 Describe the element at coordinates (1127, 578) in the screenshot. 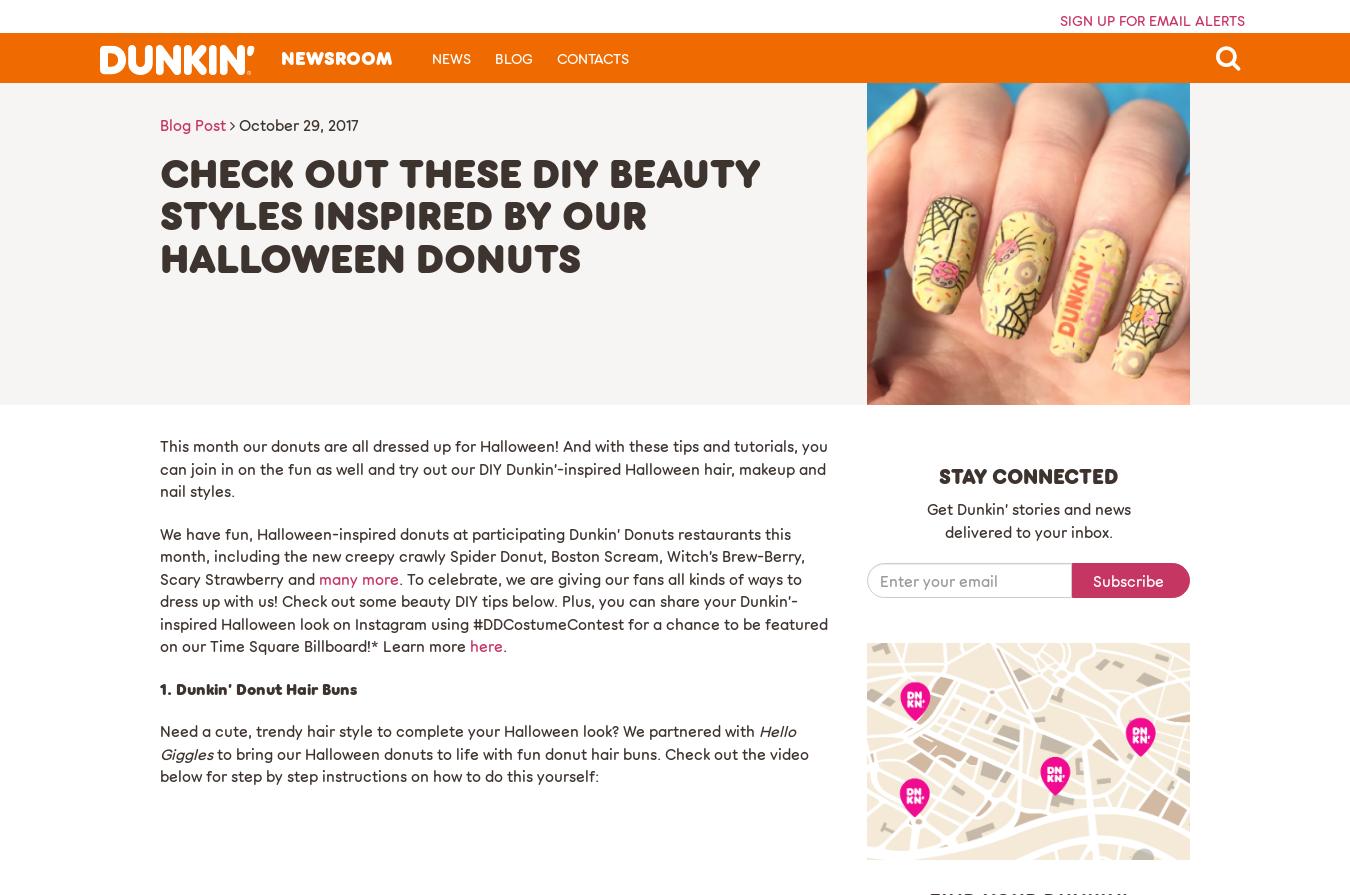

I see `'Subscribe'` at that location.